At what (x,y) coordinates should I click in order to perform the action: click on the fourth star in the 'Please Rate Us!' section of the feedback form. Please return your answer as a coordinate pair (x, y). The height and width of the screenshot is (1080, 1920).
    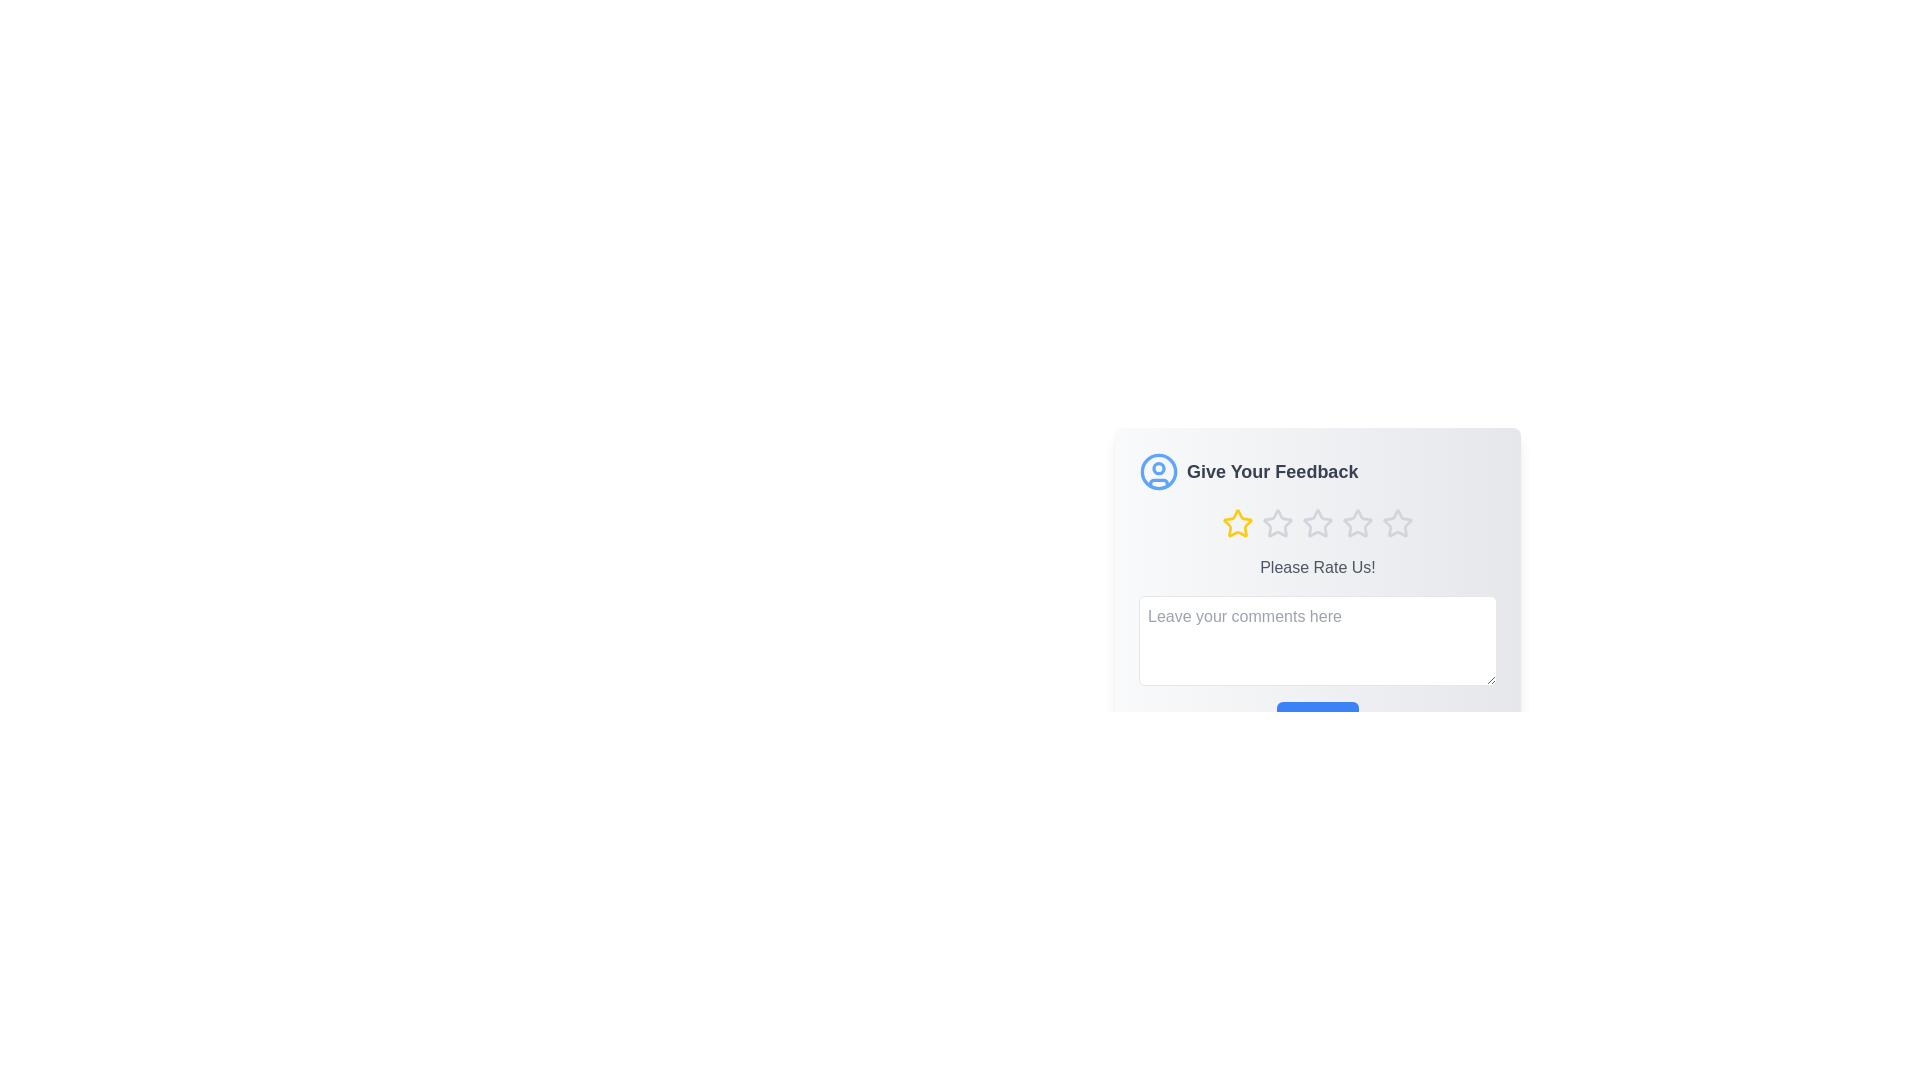
    Looking at the image, I should click on (1358, 523).